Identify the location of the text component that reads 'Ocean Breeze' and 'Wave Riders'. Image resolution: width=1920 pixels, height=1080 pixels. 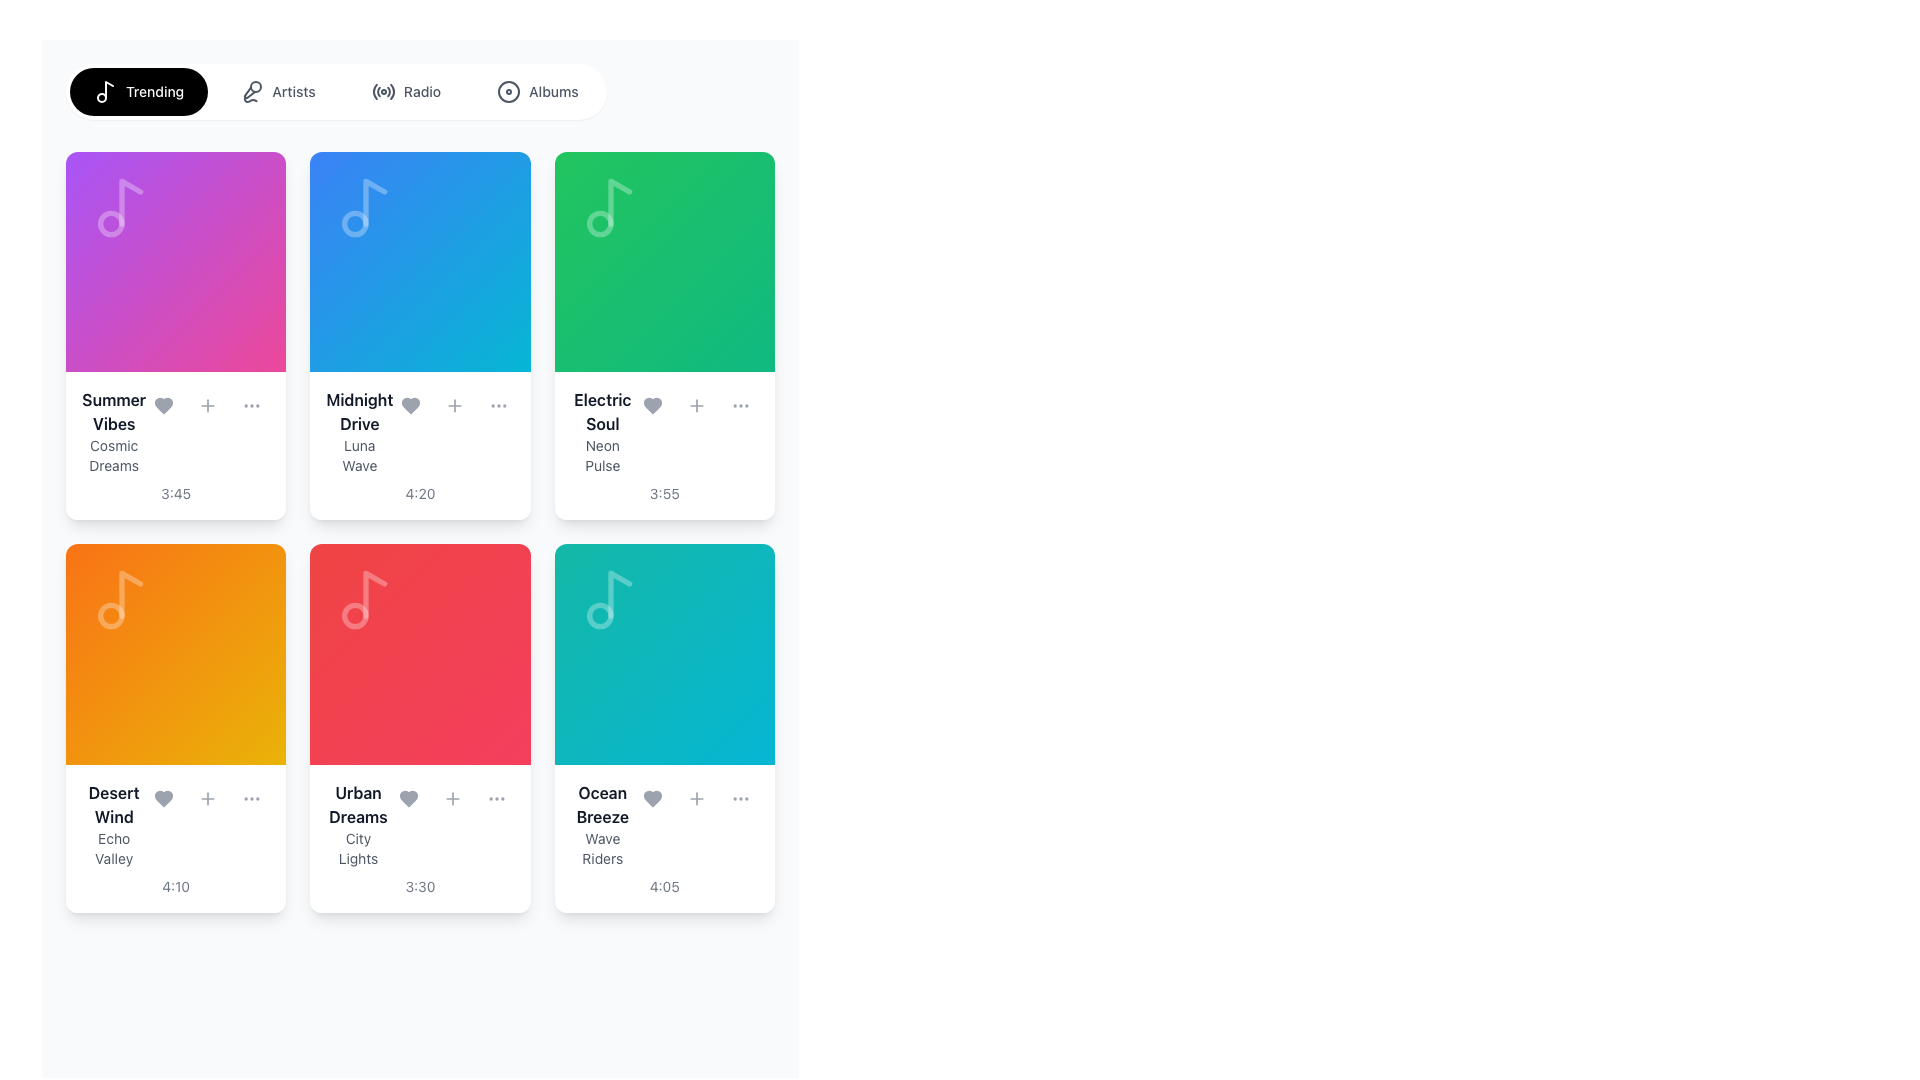
(601, 824).